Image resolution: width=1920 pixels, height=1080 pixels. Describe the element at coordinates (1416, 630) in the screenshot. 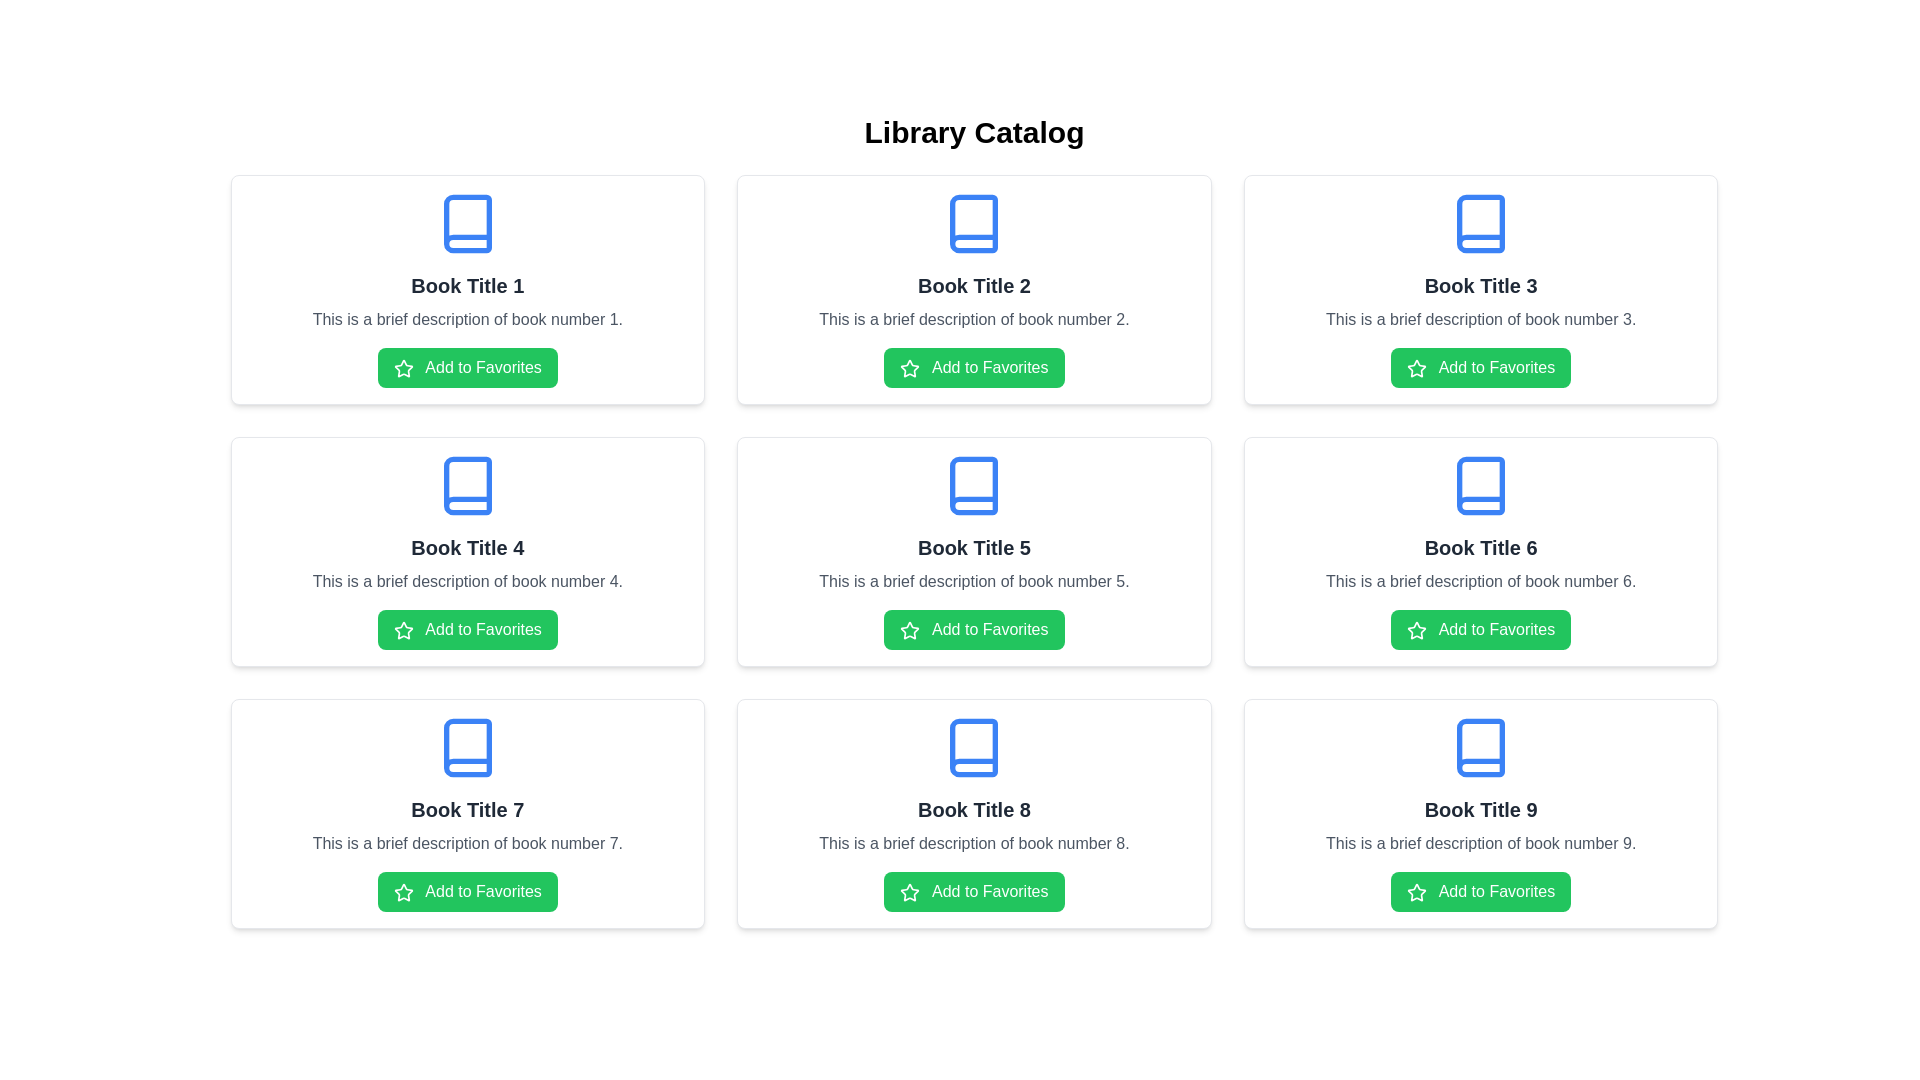

I see `the star icon located within the 'Book Title 6' card, just above the 'Add to Favorites' label` at that location.